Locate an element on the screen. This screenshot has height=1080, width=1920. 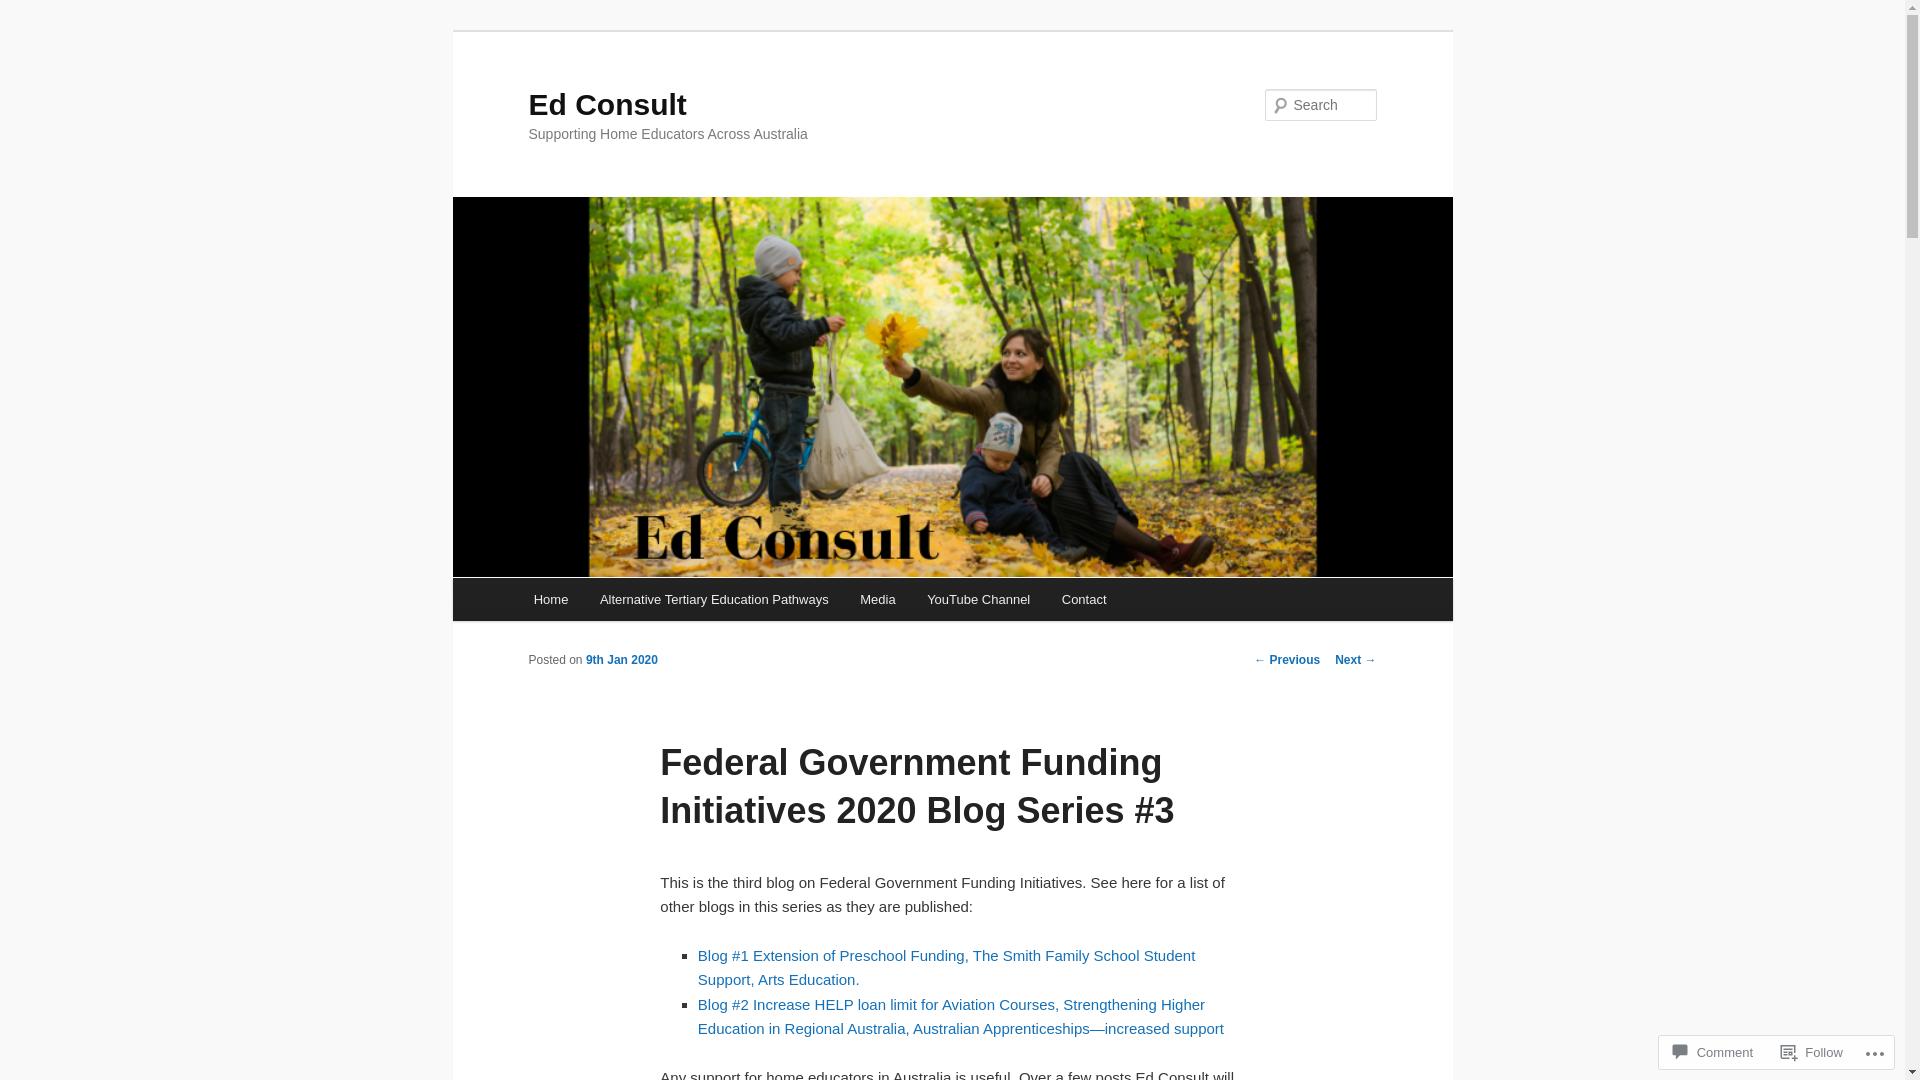
'Alternative Tertiary Education Pathways' is located at coordinates (714, 598).